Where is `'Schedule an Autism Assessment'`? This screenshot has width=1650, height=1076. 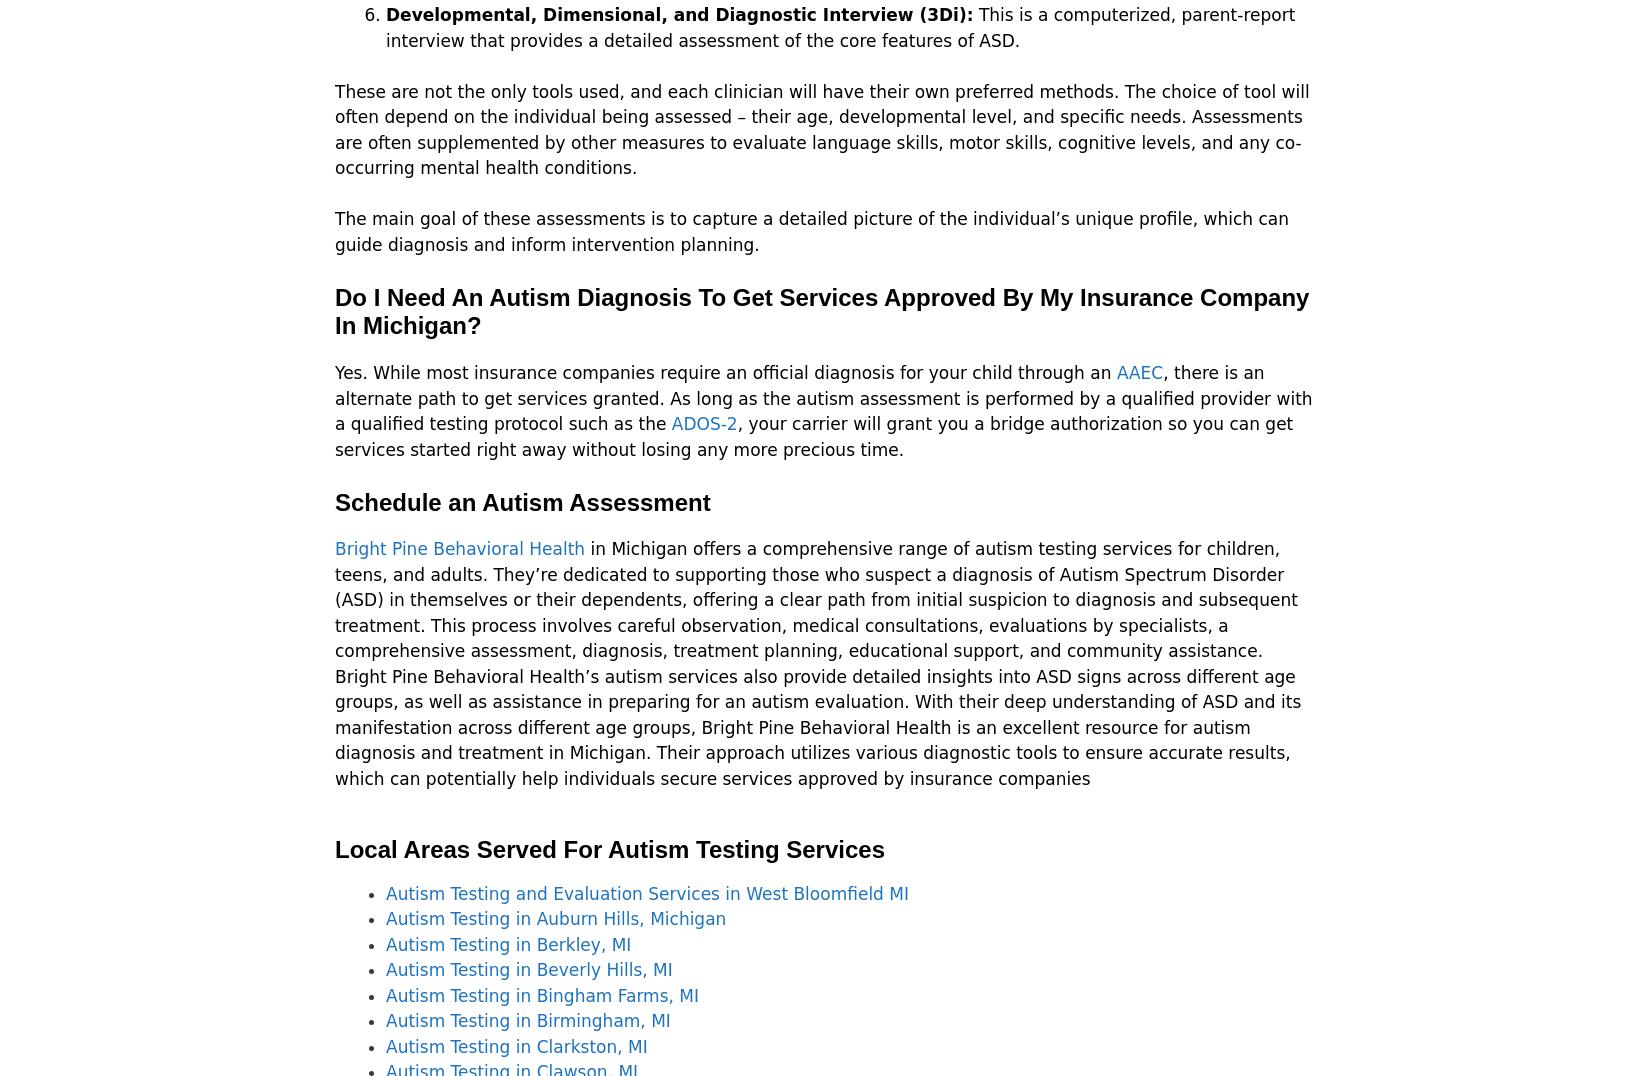 'Schedule an Autism Assessment' is located at coordinates (521, 501).